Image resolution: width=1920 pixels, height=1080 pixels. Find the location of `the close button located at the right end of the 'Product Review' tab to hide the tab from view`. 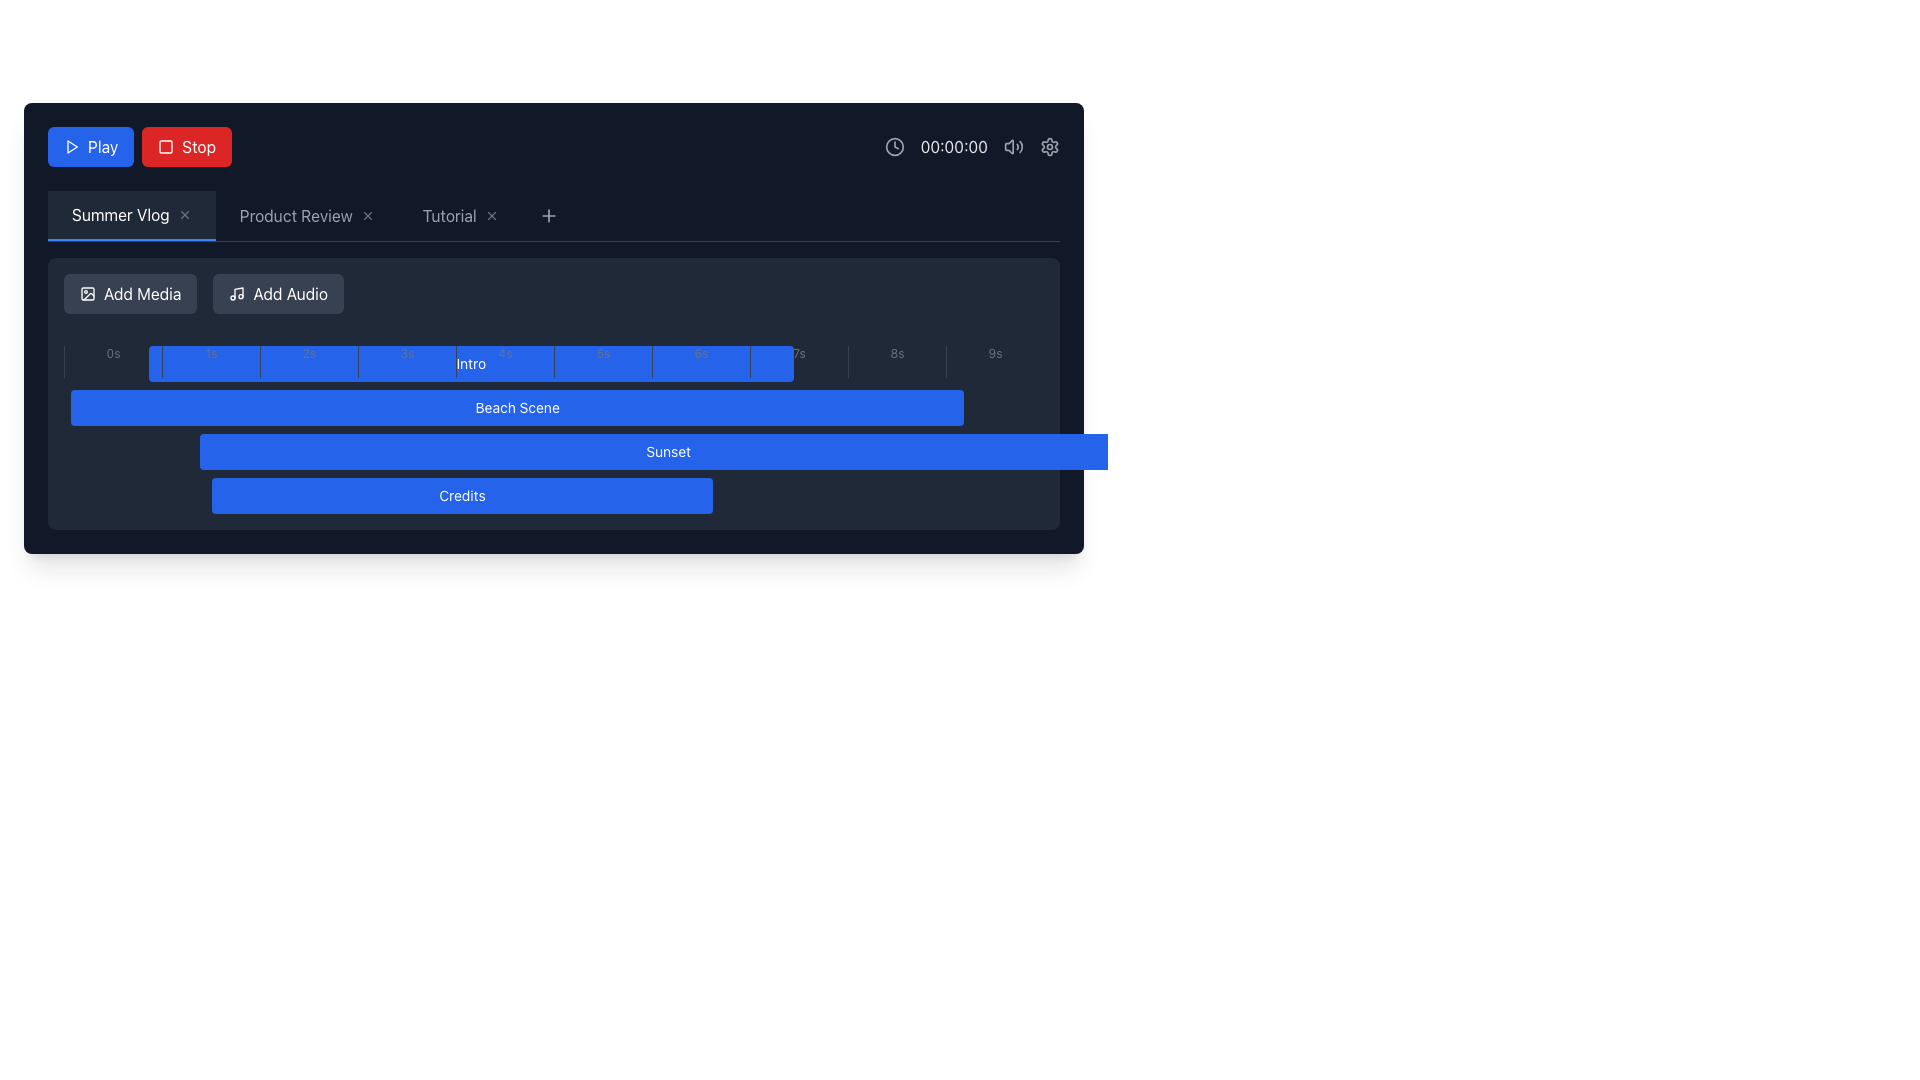

the close button located at the right end of the 'Product Review' tab to hide the tab from view is located at coordinates (367, 216).